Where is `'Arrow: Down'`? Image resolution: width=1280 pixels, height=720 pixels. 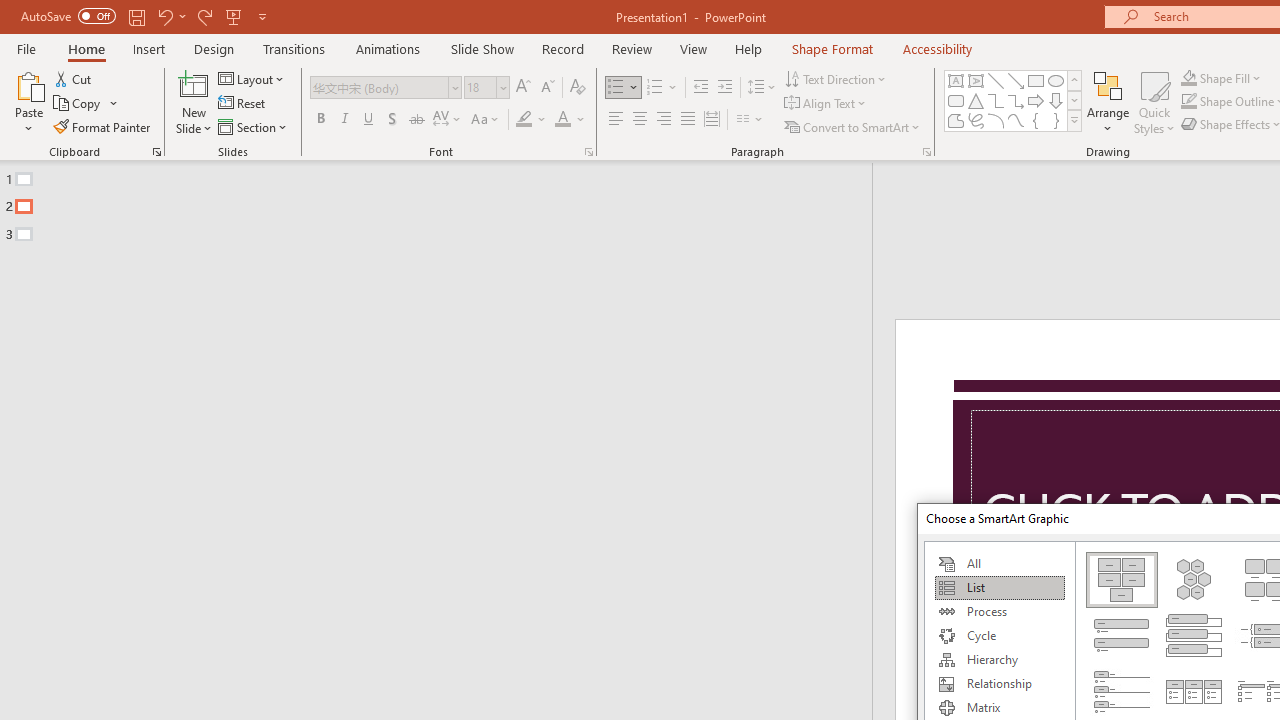
'Arrow: Down' is located at coordinates (1055, 100).